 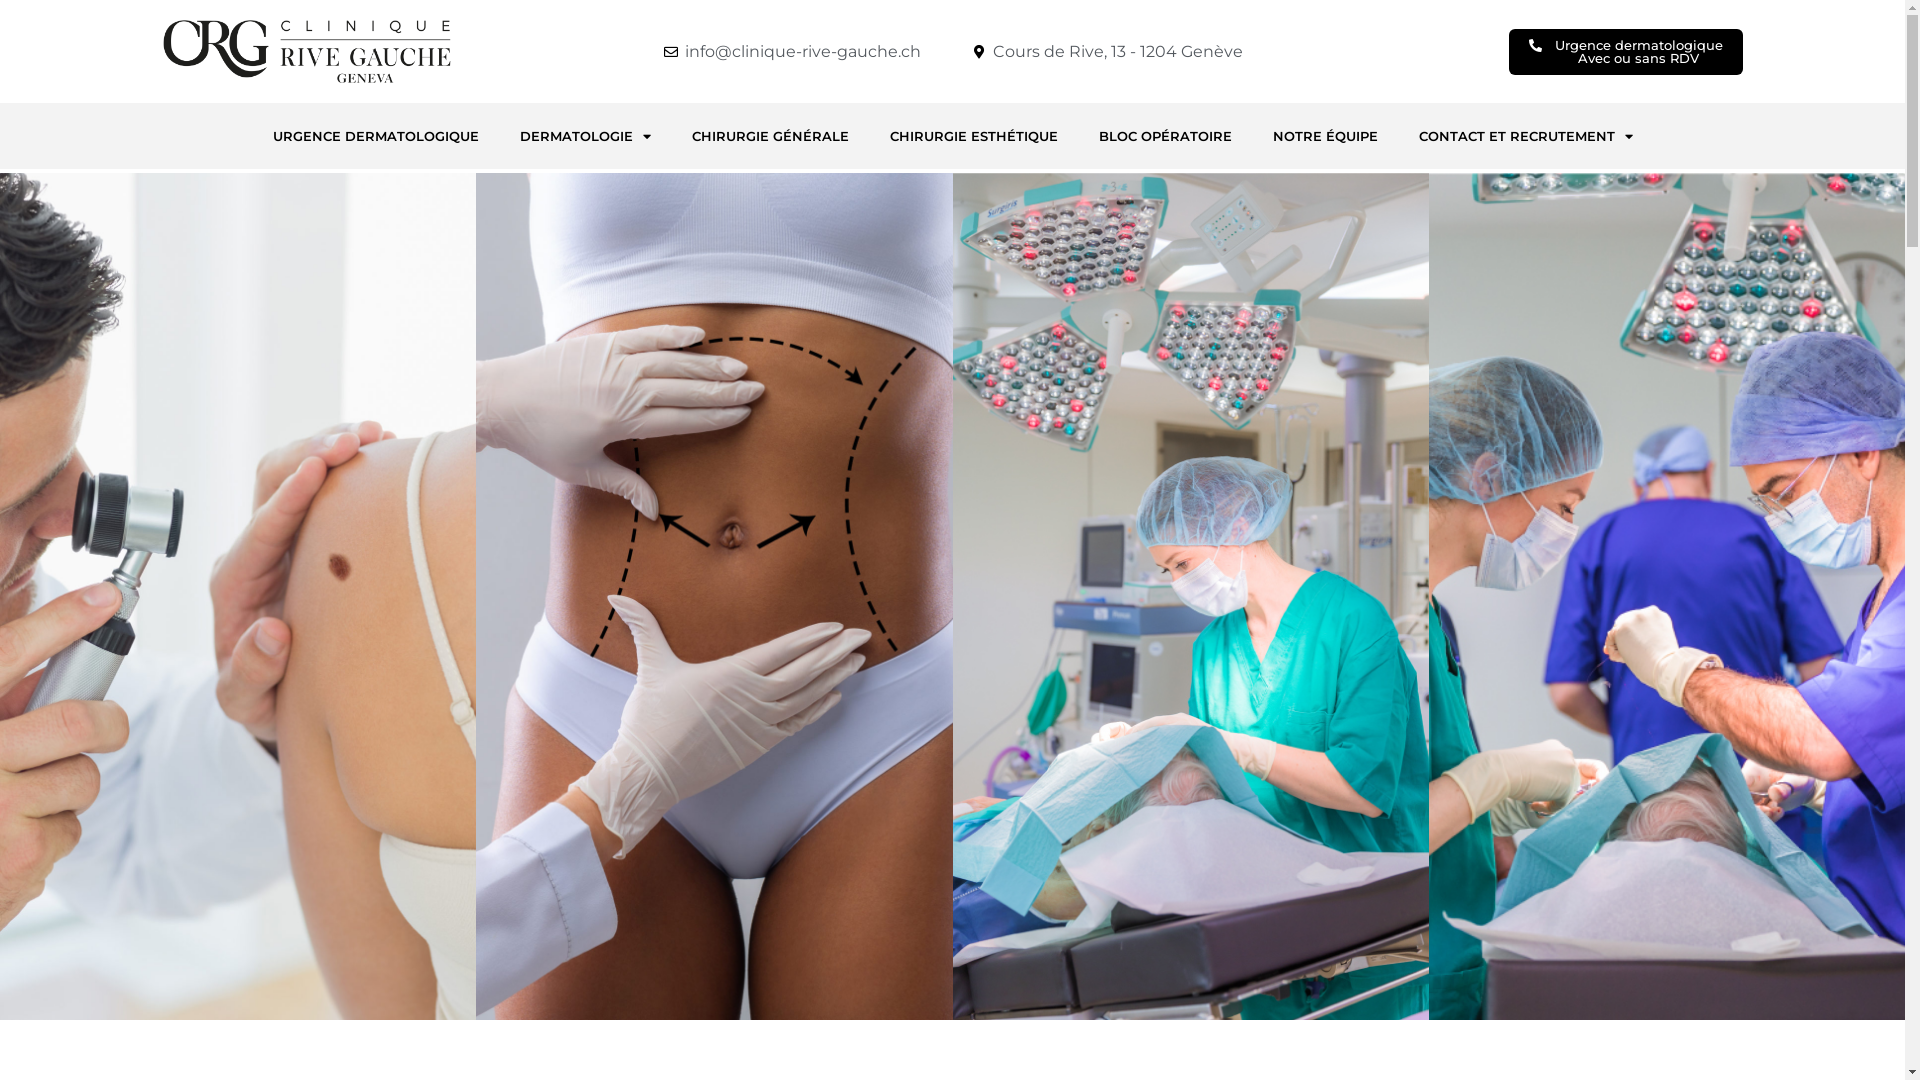 What do you see at coordinates (1396, 135) in the screenshot?
I see `'CONTACT ET RECRUTEMENT'` at bounding box center [1396, 135].